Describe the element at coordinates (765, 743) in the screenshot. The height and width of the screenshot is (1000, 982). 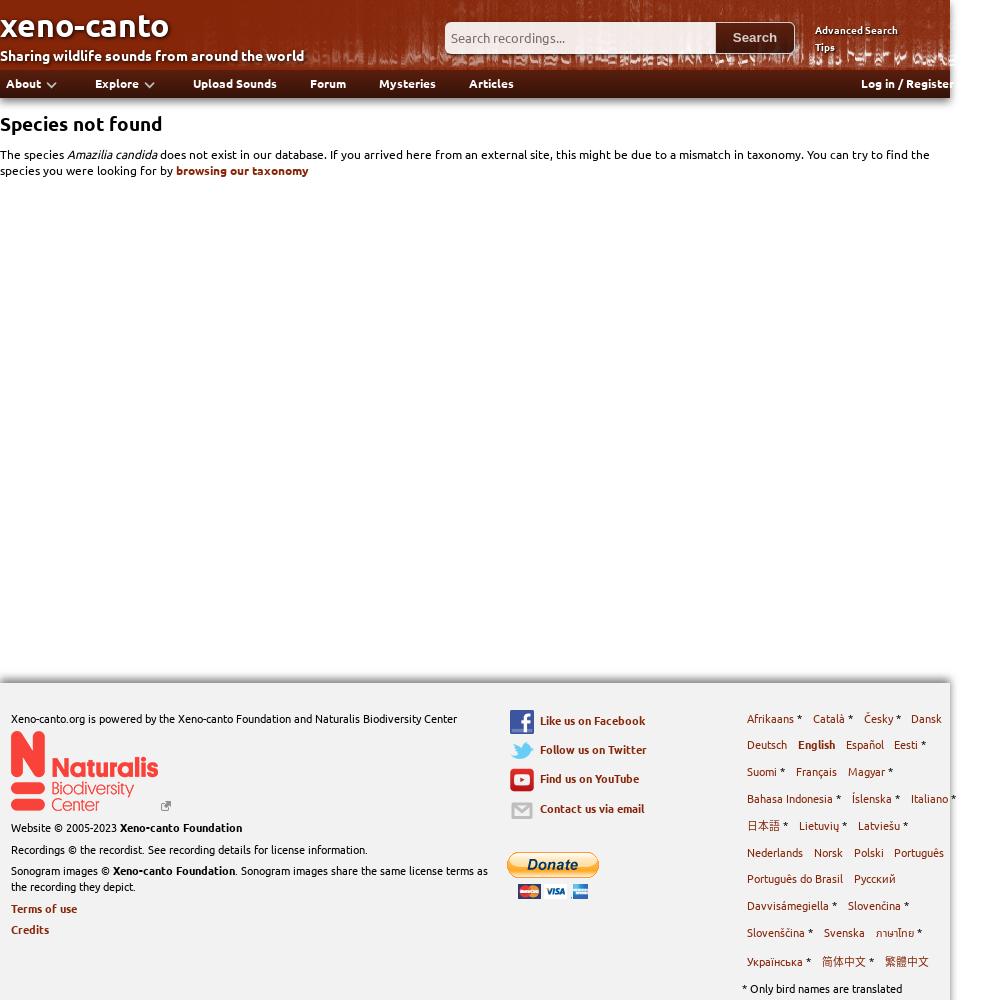
I see `'Deutsch'` at that location.